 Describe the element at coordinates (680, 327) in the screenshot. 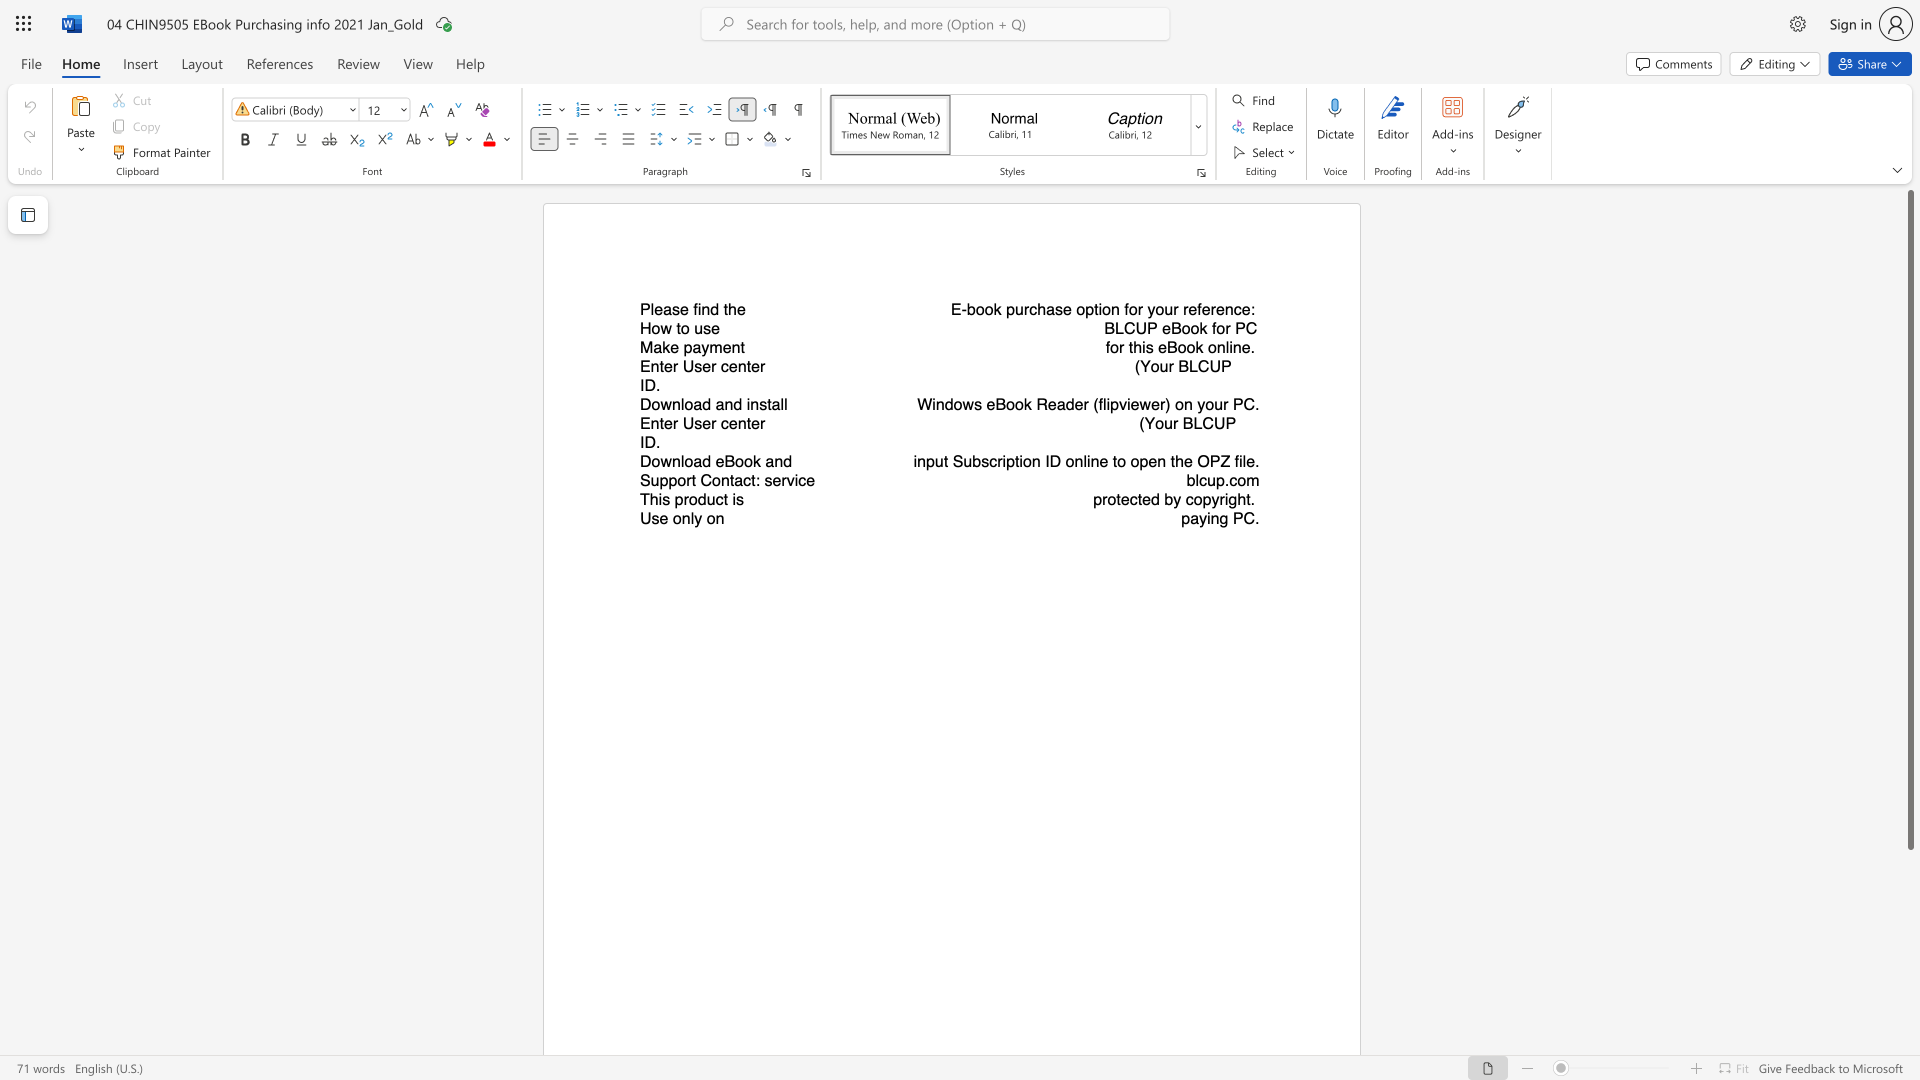

I see `the subset text "o us" within the text "How to use"` at that location.